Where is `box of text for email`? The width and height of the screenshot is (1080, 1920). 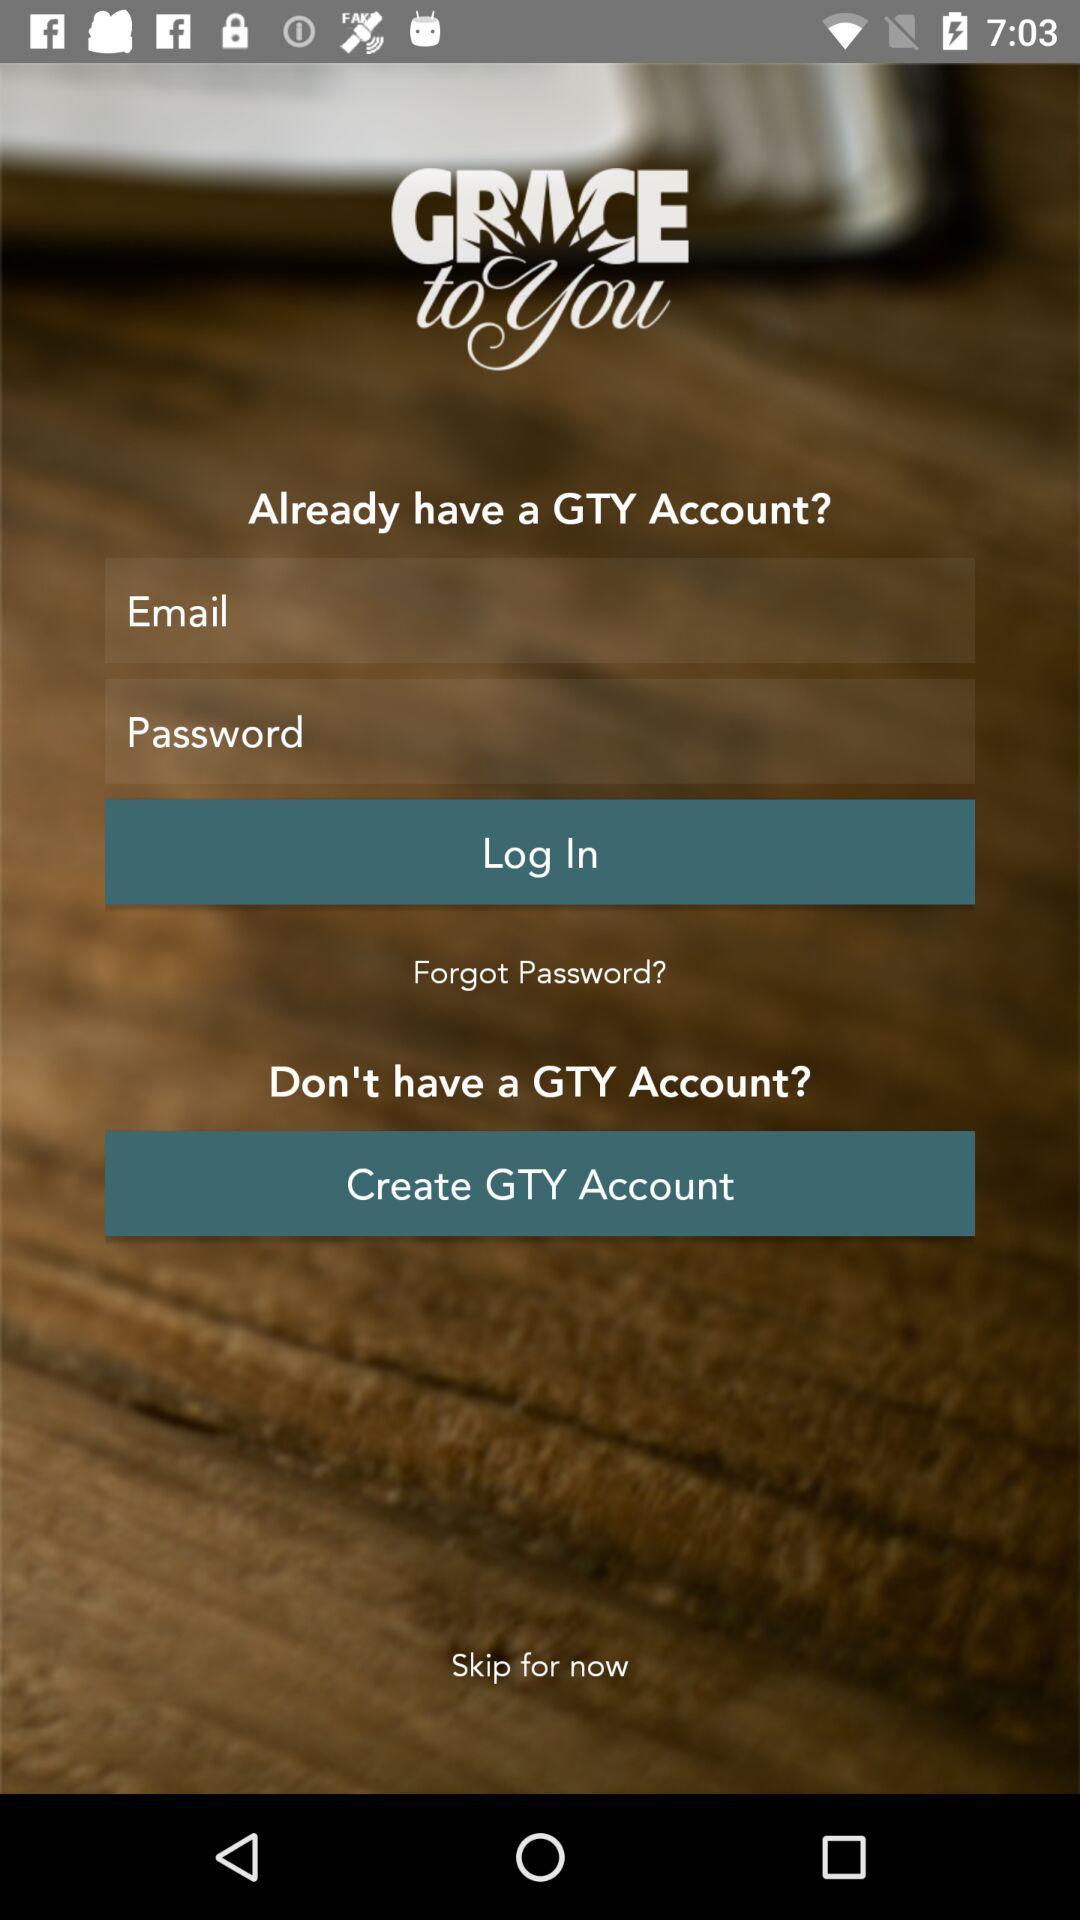 box of text for email is located at coordinates (540, 609).